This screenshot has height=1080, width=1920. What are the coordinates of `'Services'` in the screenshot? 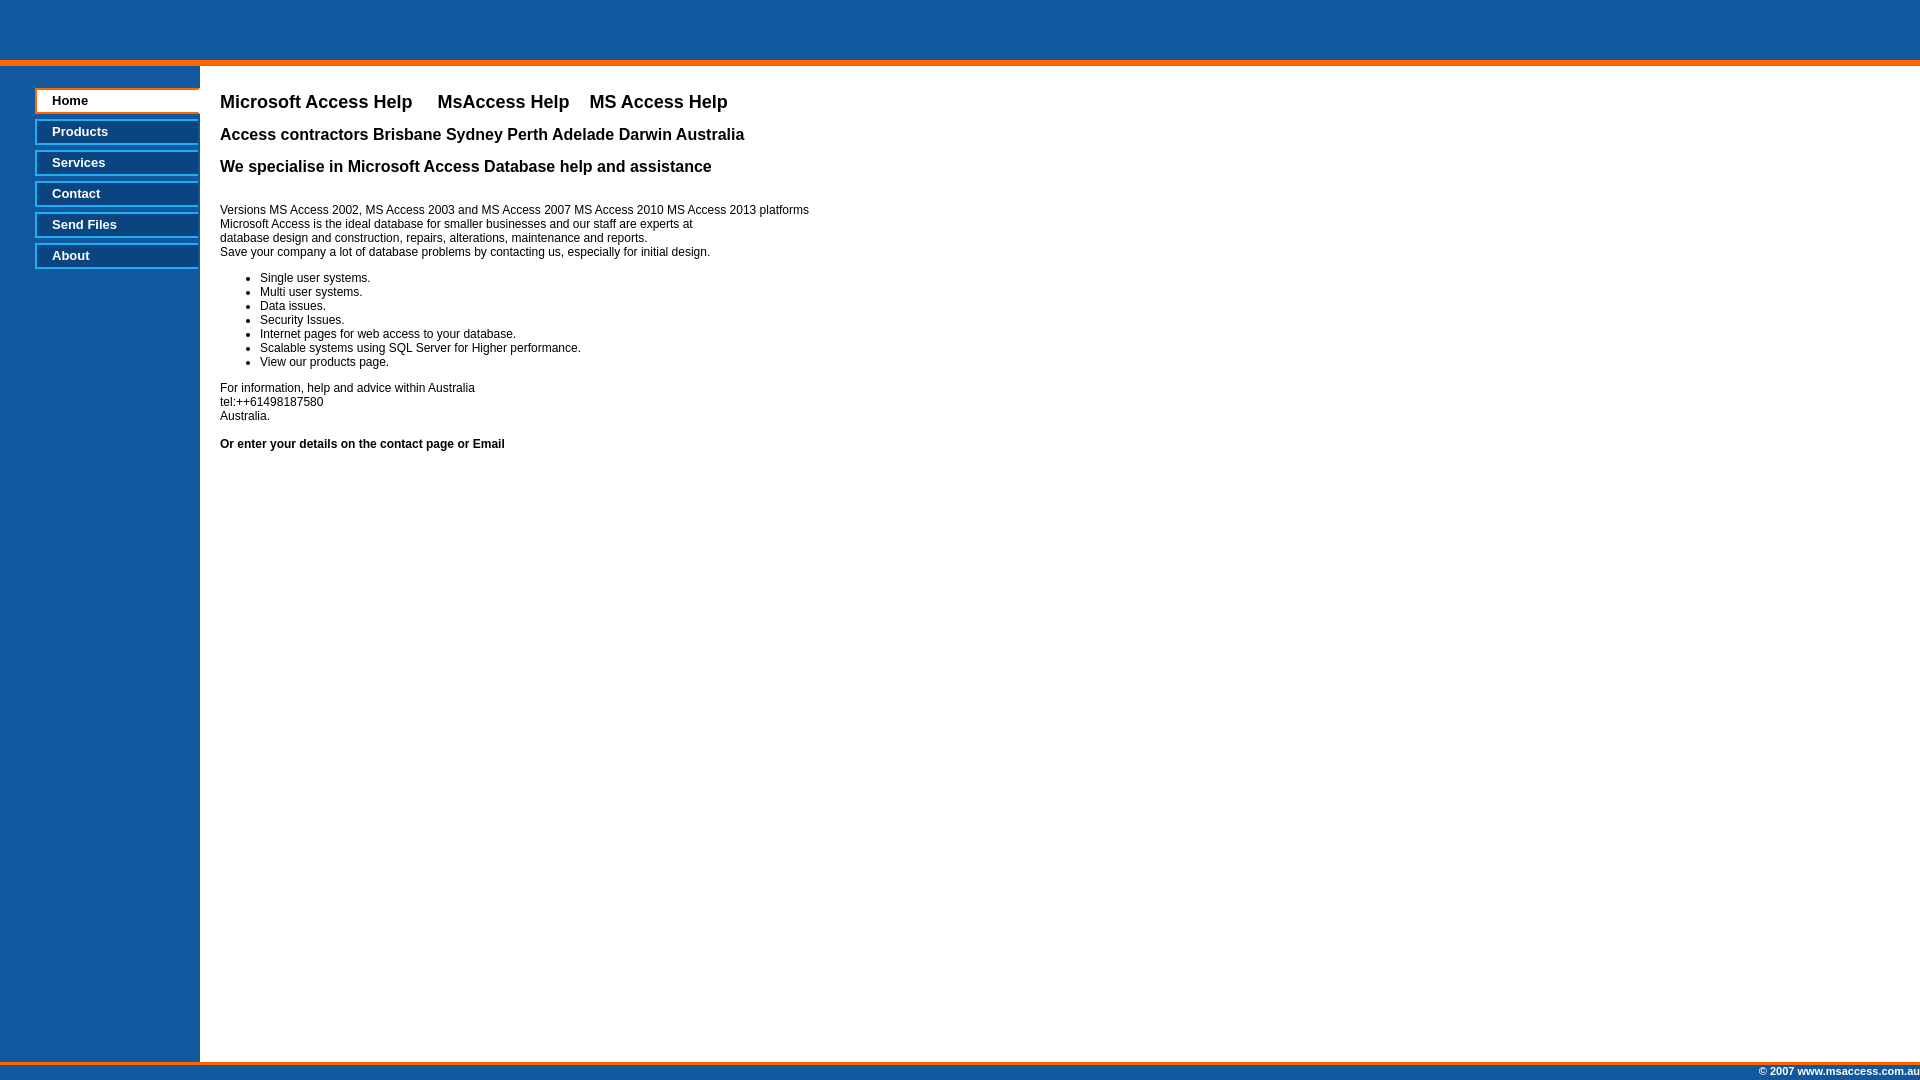 It's located at (115, 161).